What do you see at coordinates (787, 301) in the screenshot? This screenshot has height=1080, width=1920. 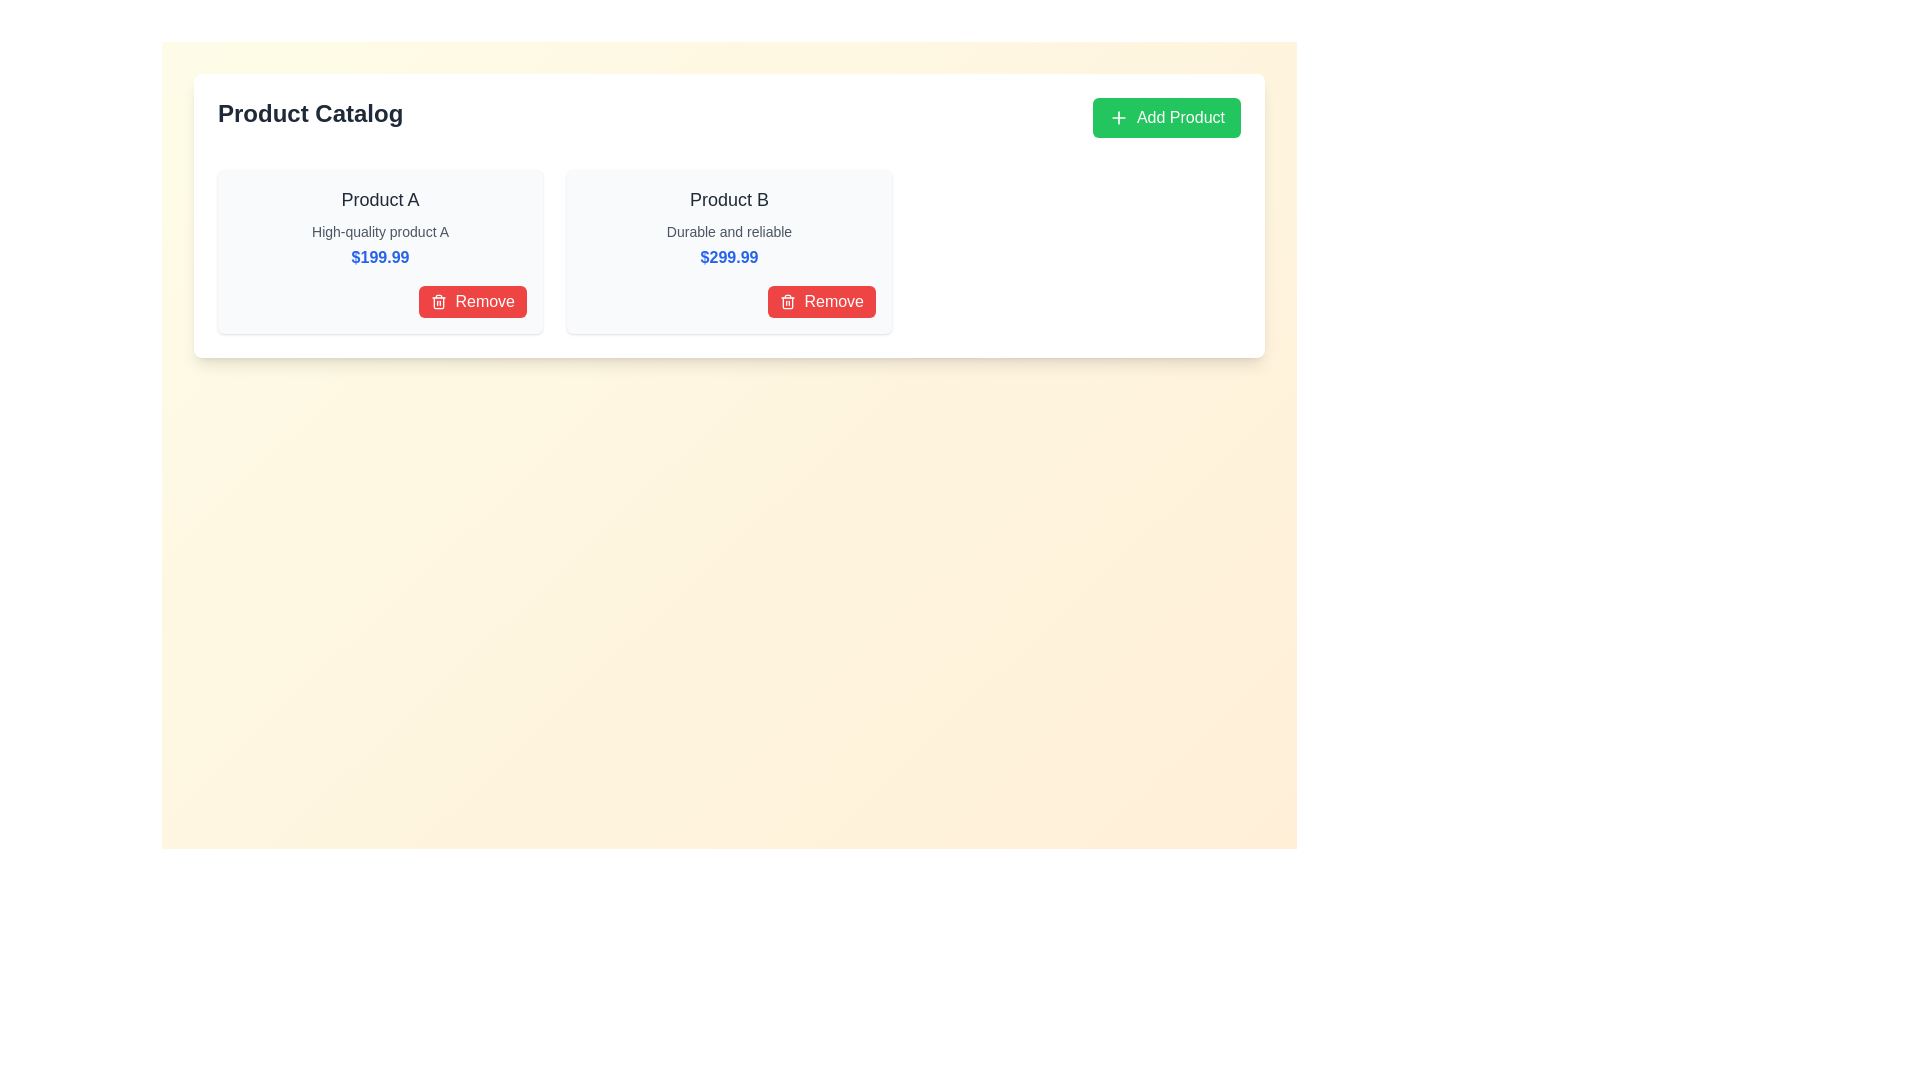 I see `the trash bin icon with a minimalistic design, located inside the red 'Remove' button under 'Product B'` at bounding box center [787, 301].